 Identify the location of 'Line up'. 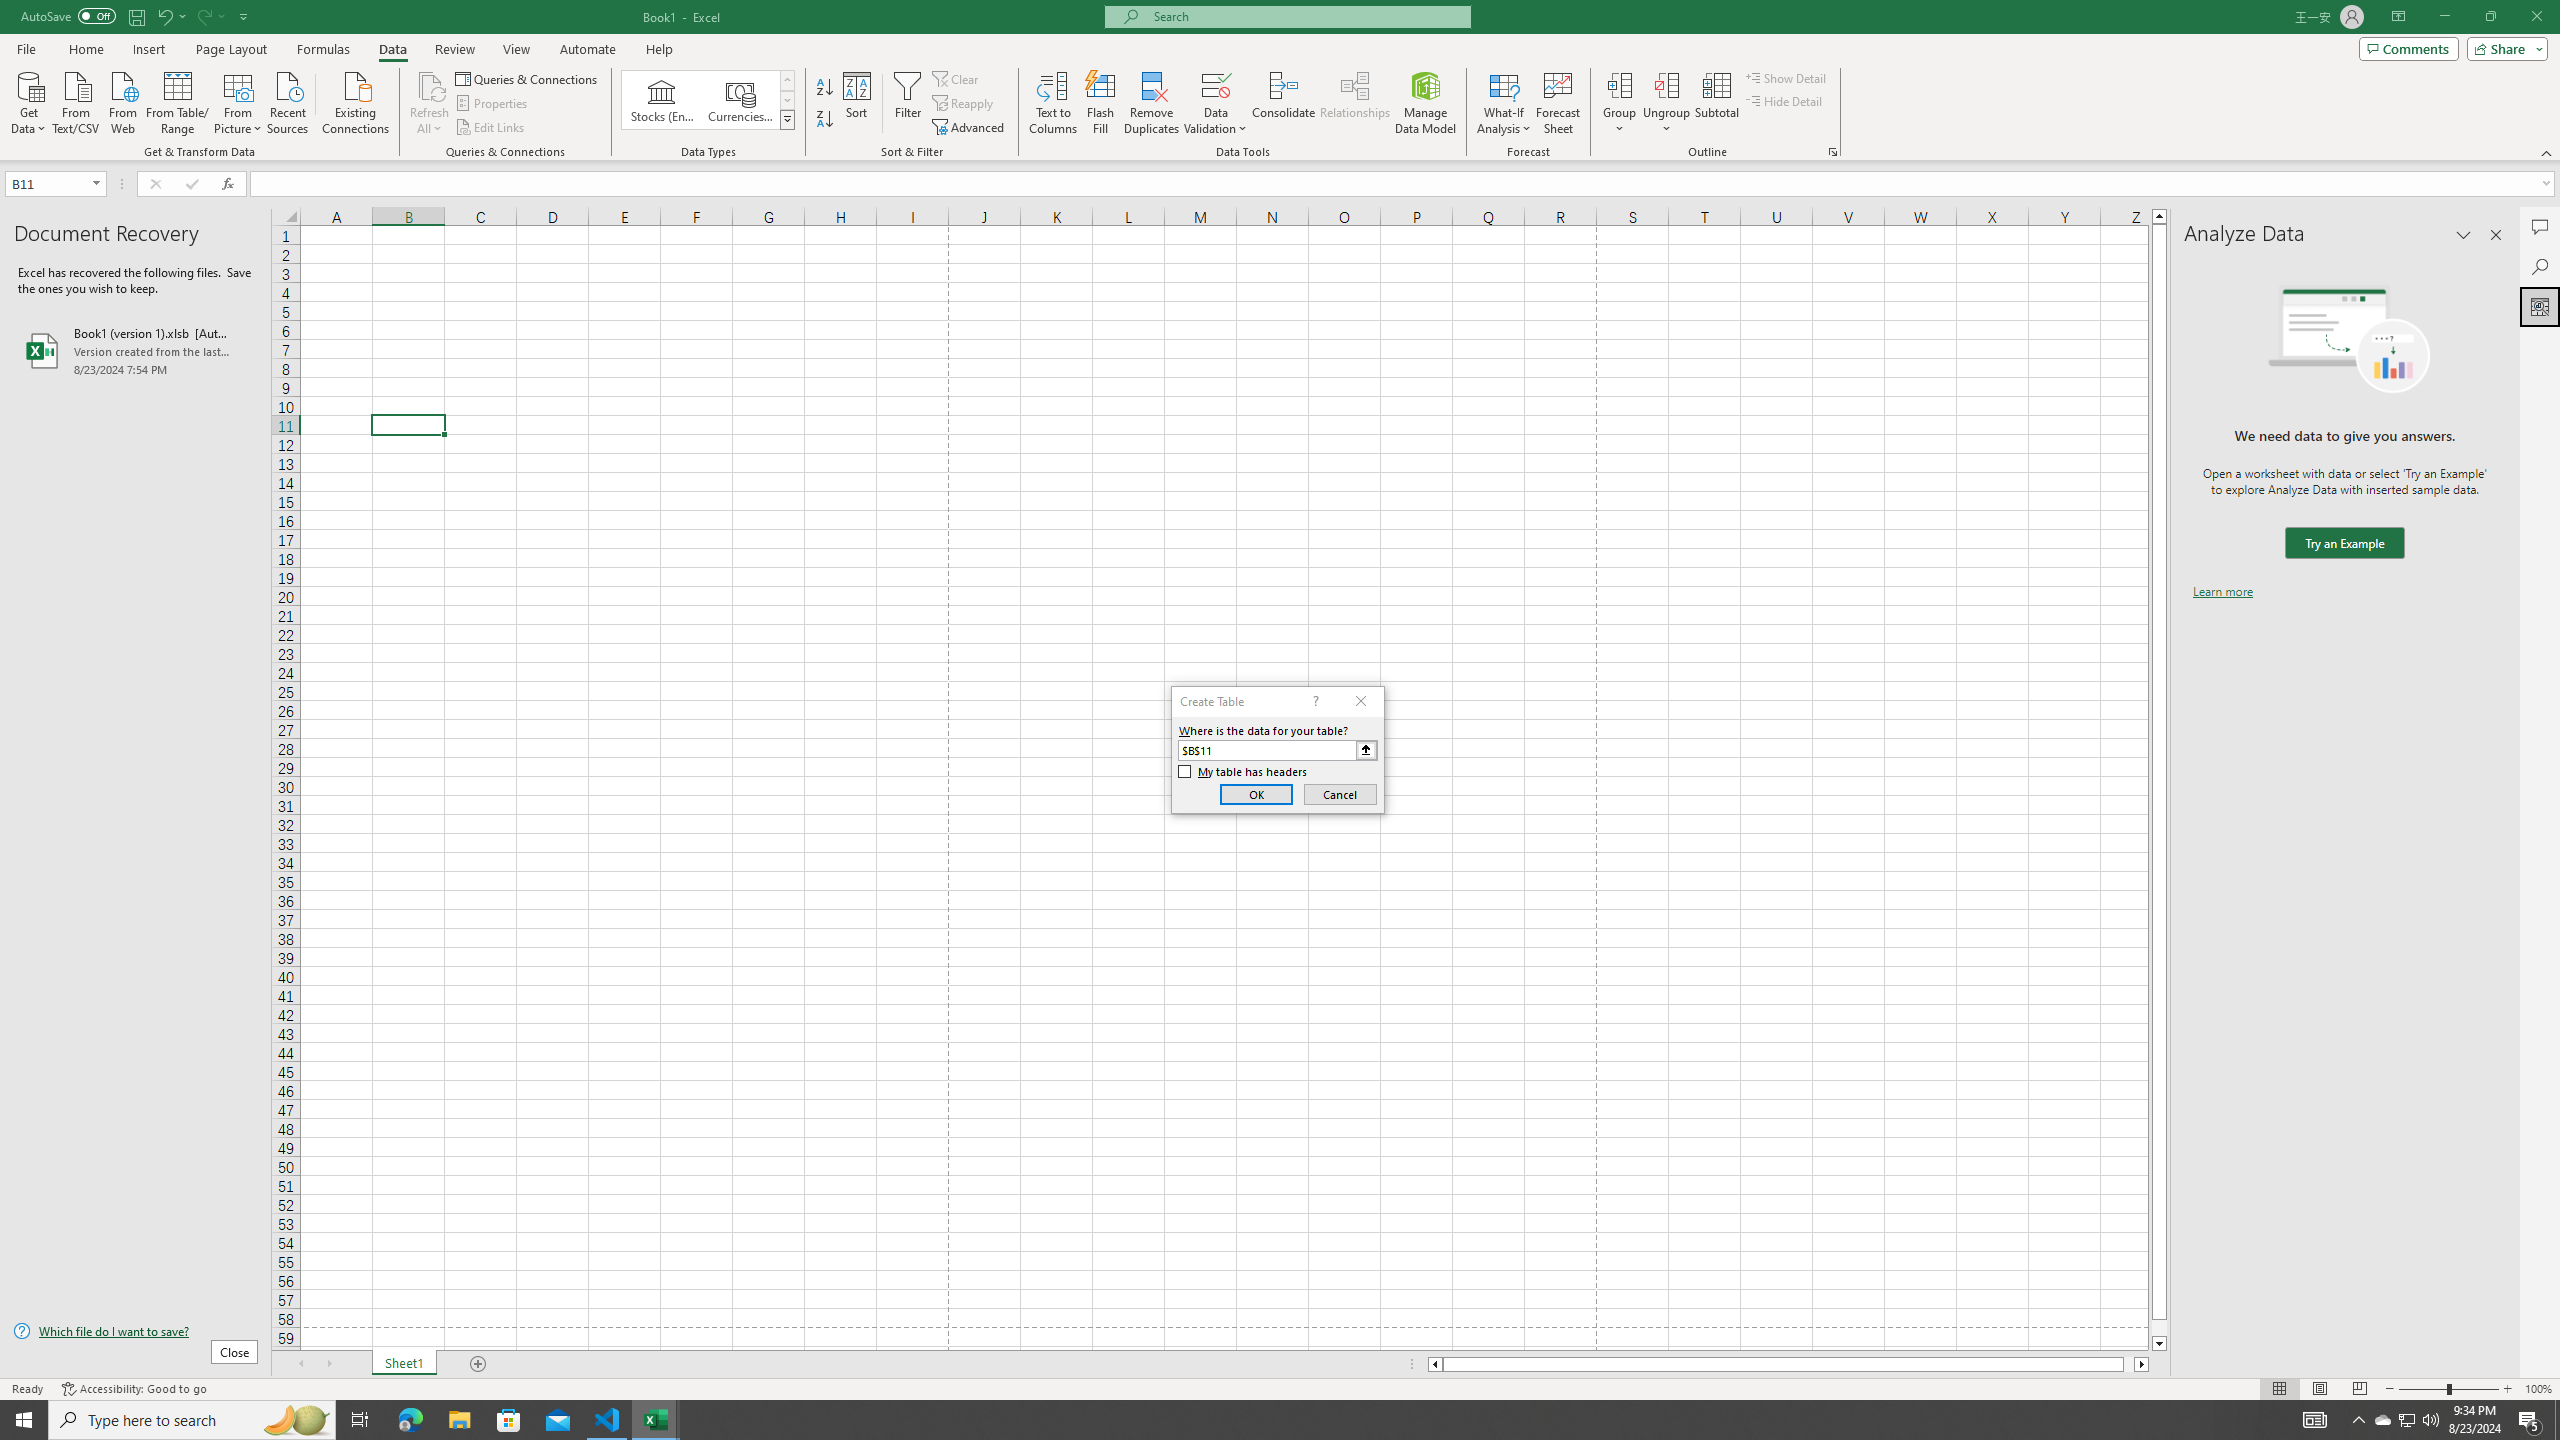
(2159, 215).